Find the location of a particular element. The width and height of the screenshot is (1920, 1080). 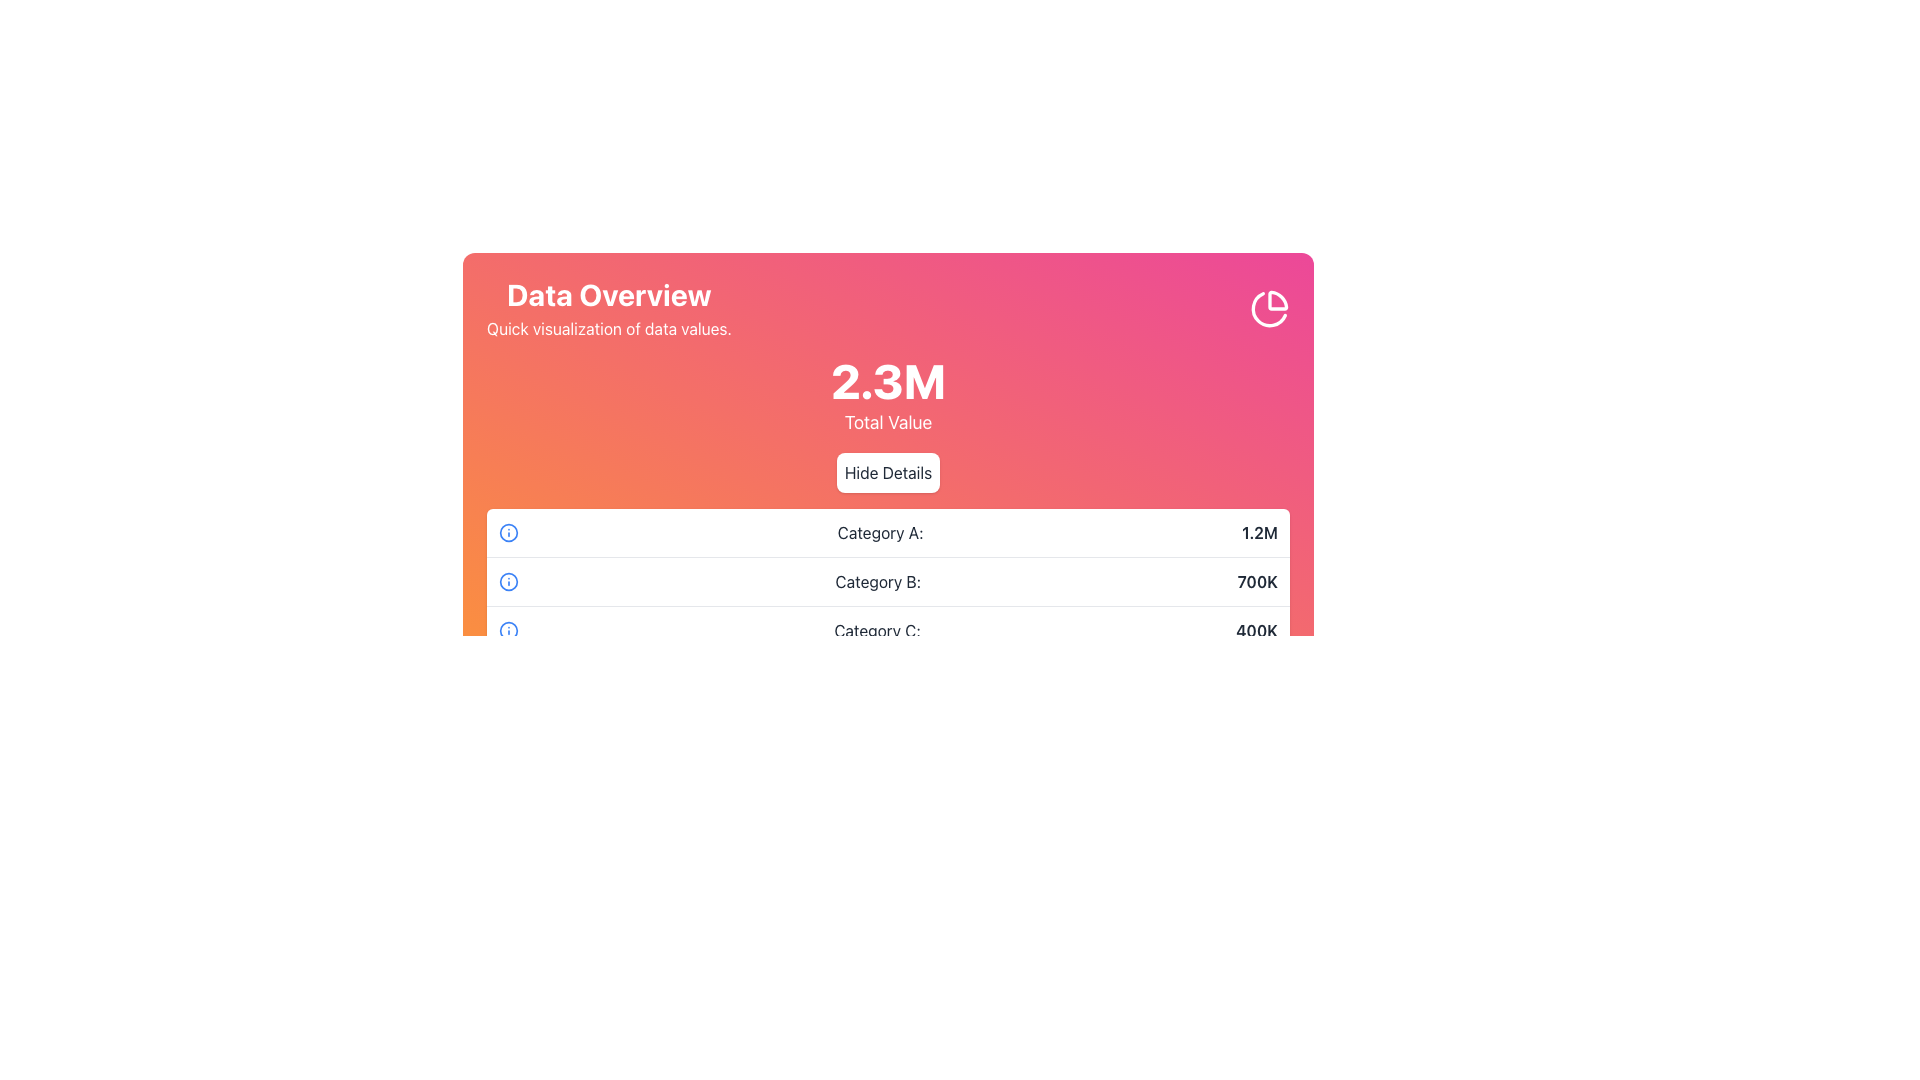

the button that toggles the visibility of detailed information about data categories, located below the '2.3M Total Value' text and above the list of categories is located at coordinates (887, 473).